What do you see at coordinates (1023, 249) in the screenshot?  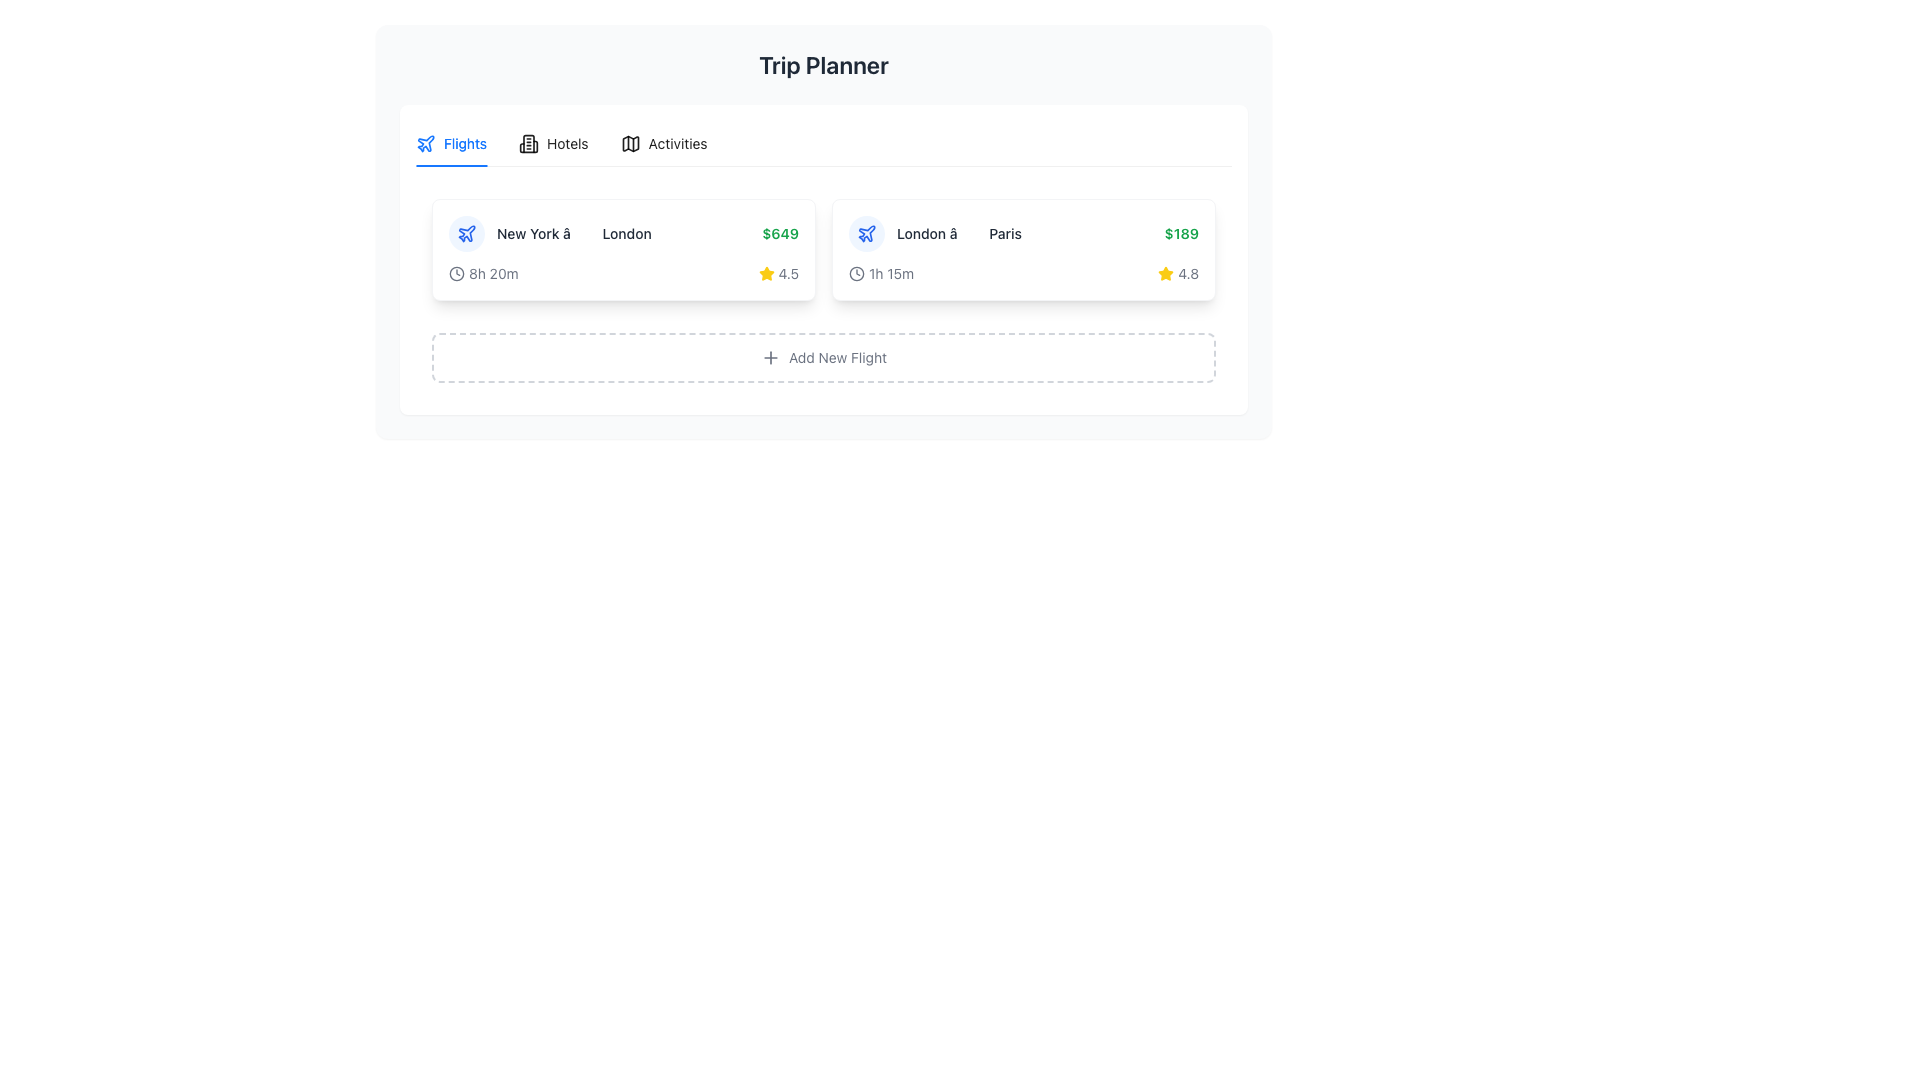 I see `the Travel Information Card that displays summarized travel details including departure and destination cities, cost, duration, and user rating, located in the second column beneath the 'Flights' tab` at bounding box center [1023, 249].